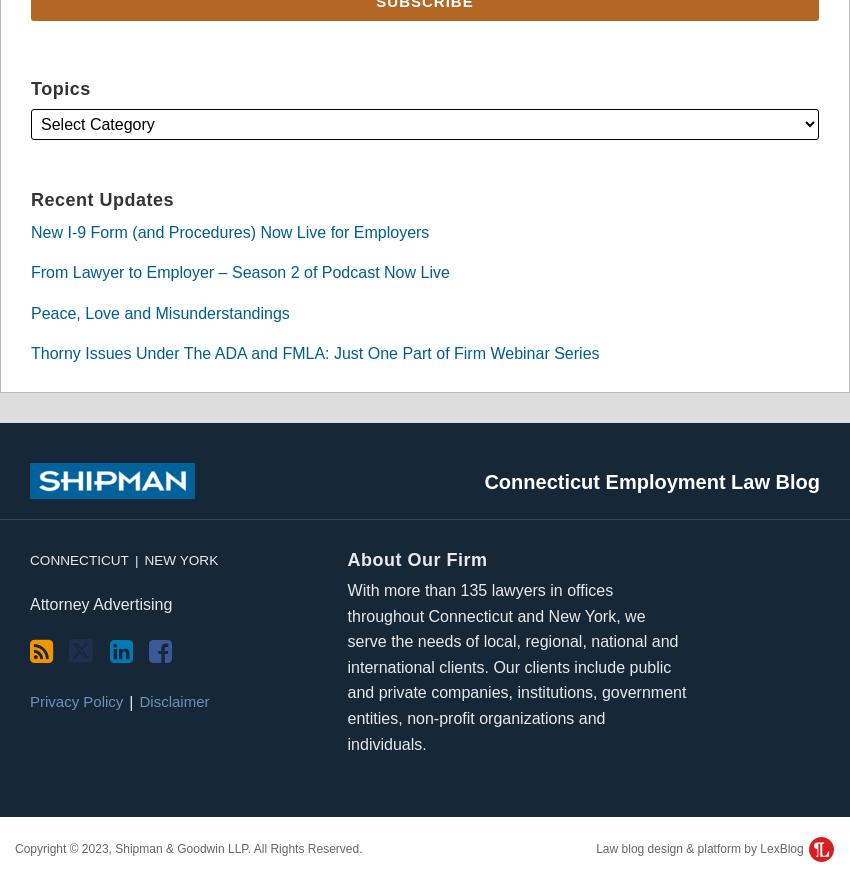 This screenshot has height=880, width=850. What do you see at coordinates (417, 558) in the screenshot?
I see `'About Our Firm'` at bounding box center [417, 558].